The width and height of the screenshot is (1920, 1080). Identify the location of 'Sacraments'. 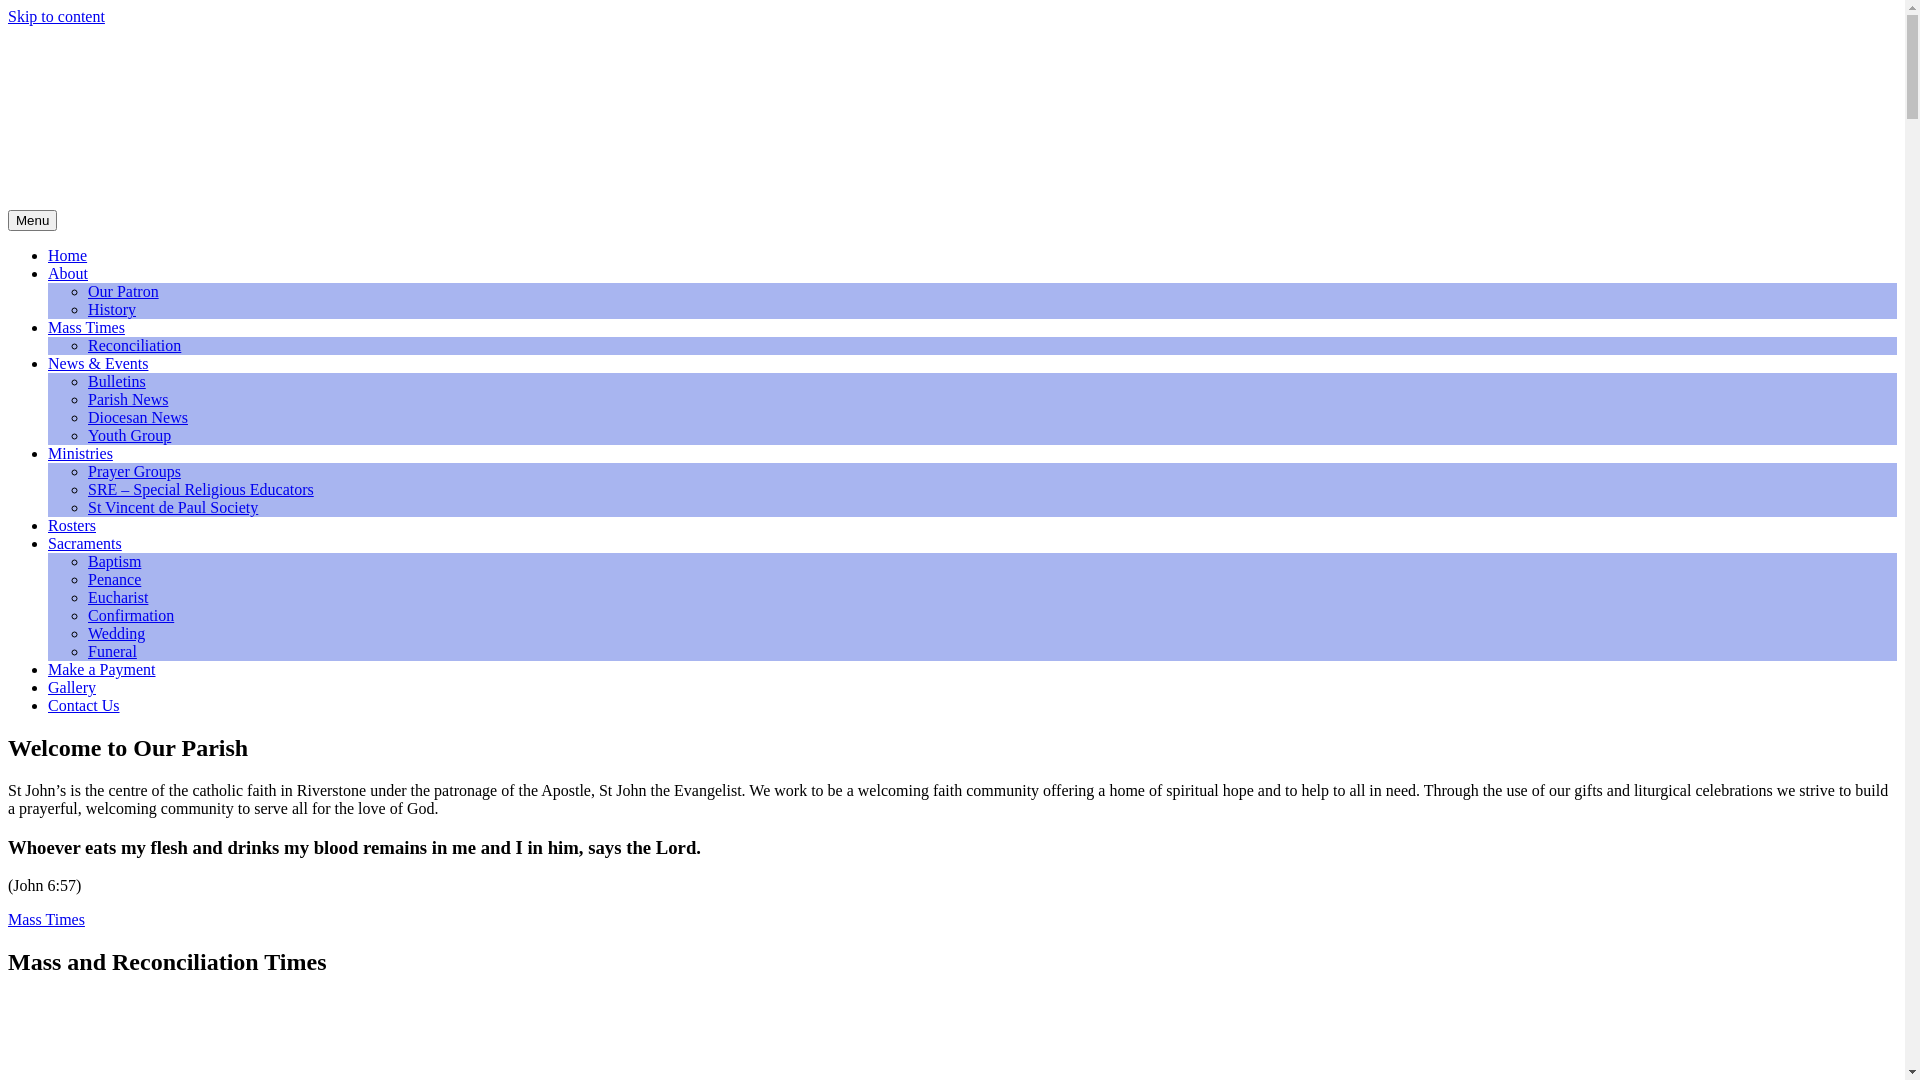
(84, 543).